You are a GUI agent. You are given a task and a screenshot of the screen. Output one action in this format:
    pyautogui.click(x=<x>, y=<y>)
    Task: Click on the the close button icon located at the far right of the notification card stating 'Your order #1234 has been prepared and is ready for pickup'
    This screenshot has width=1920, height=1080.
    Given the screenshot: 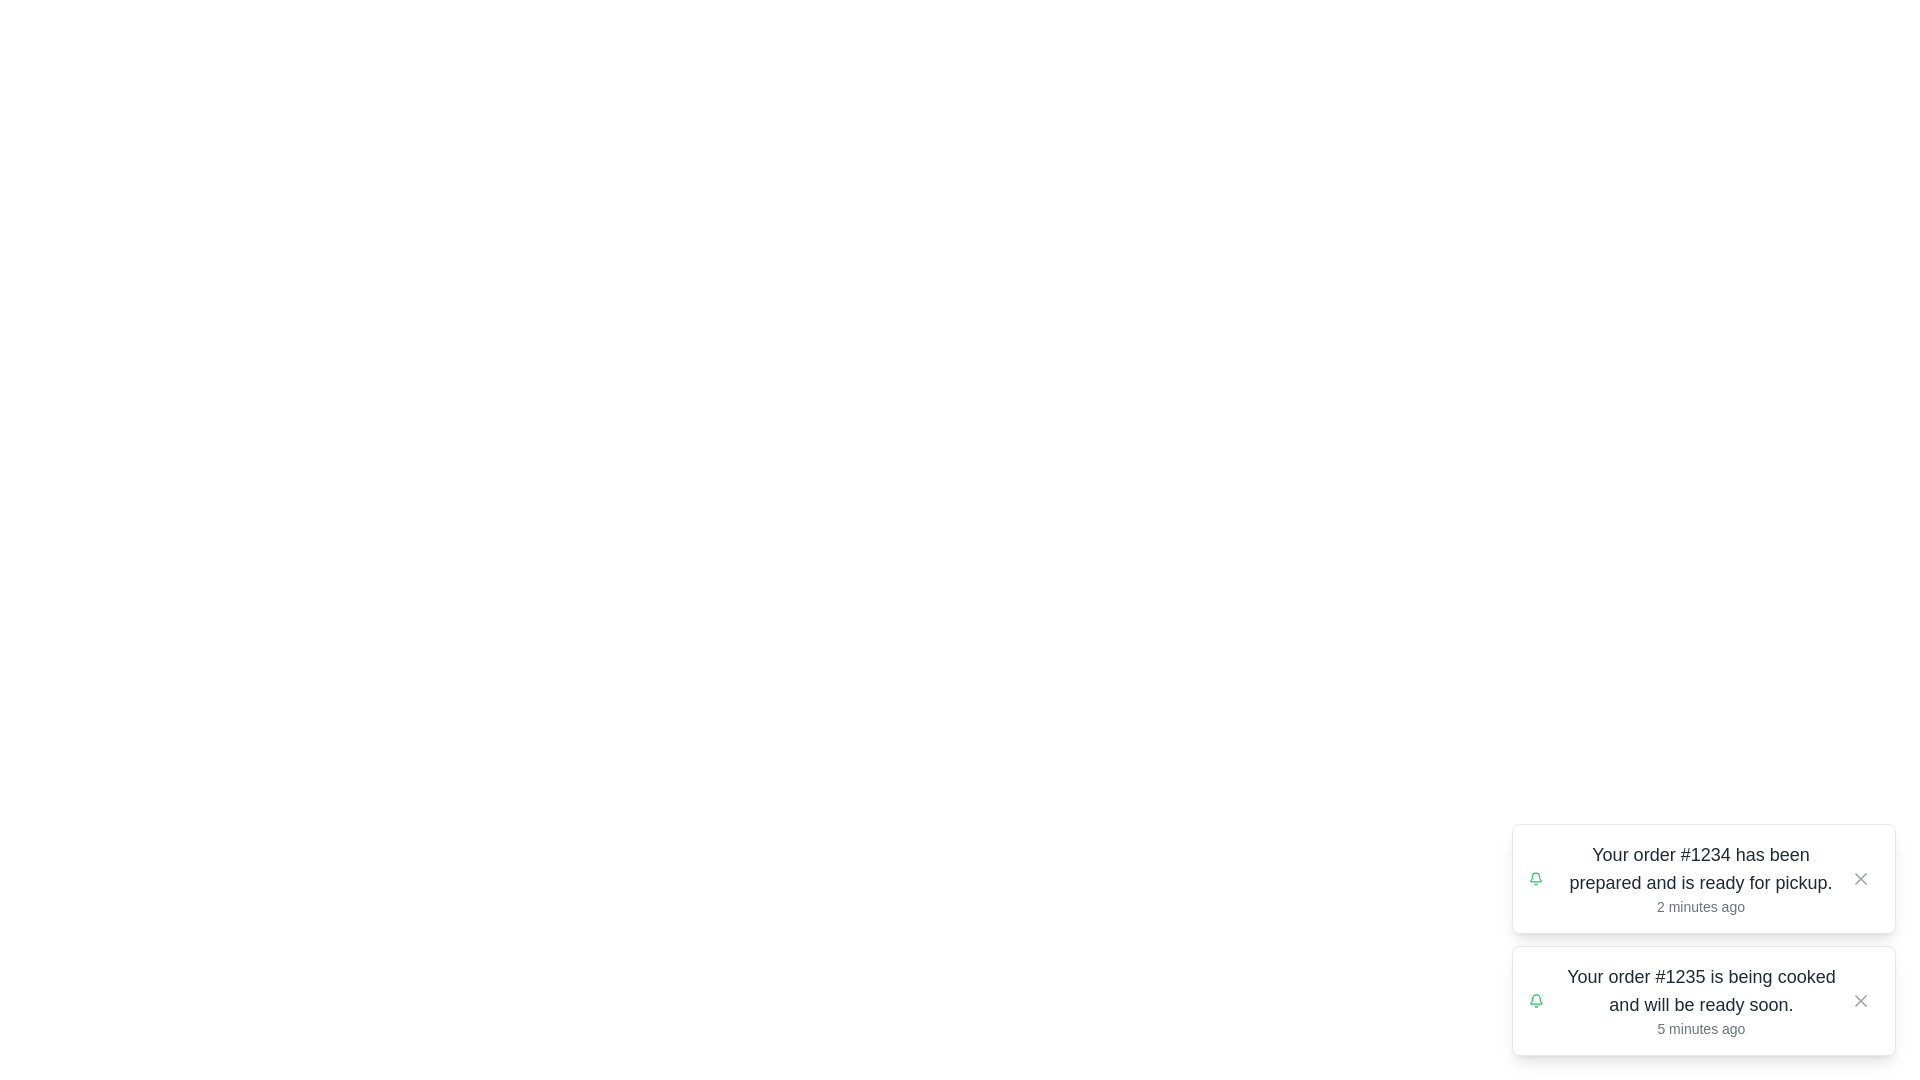 What is the action you would take?
    pyautogui.click(x=1860, y=878)
    